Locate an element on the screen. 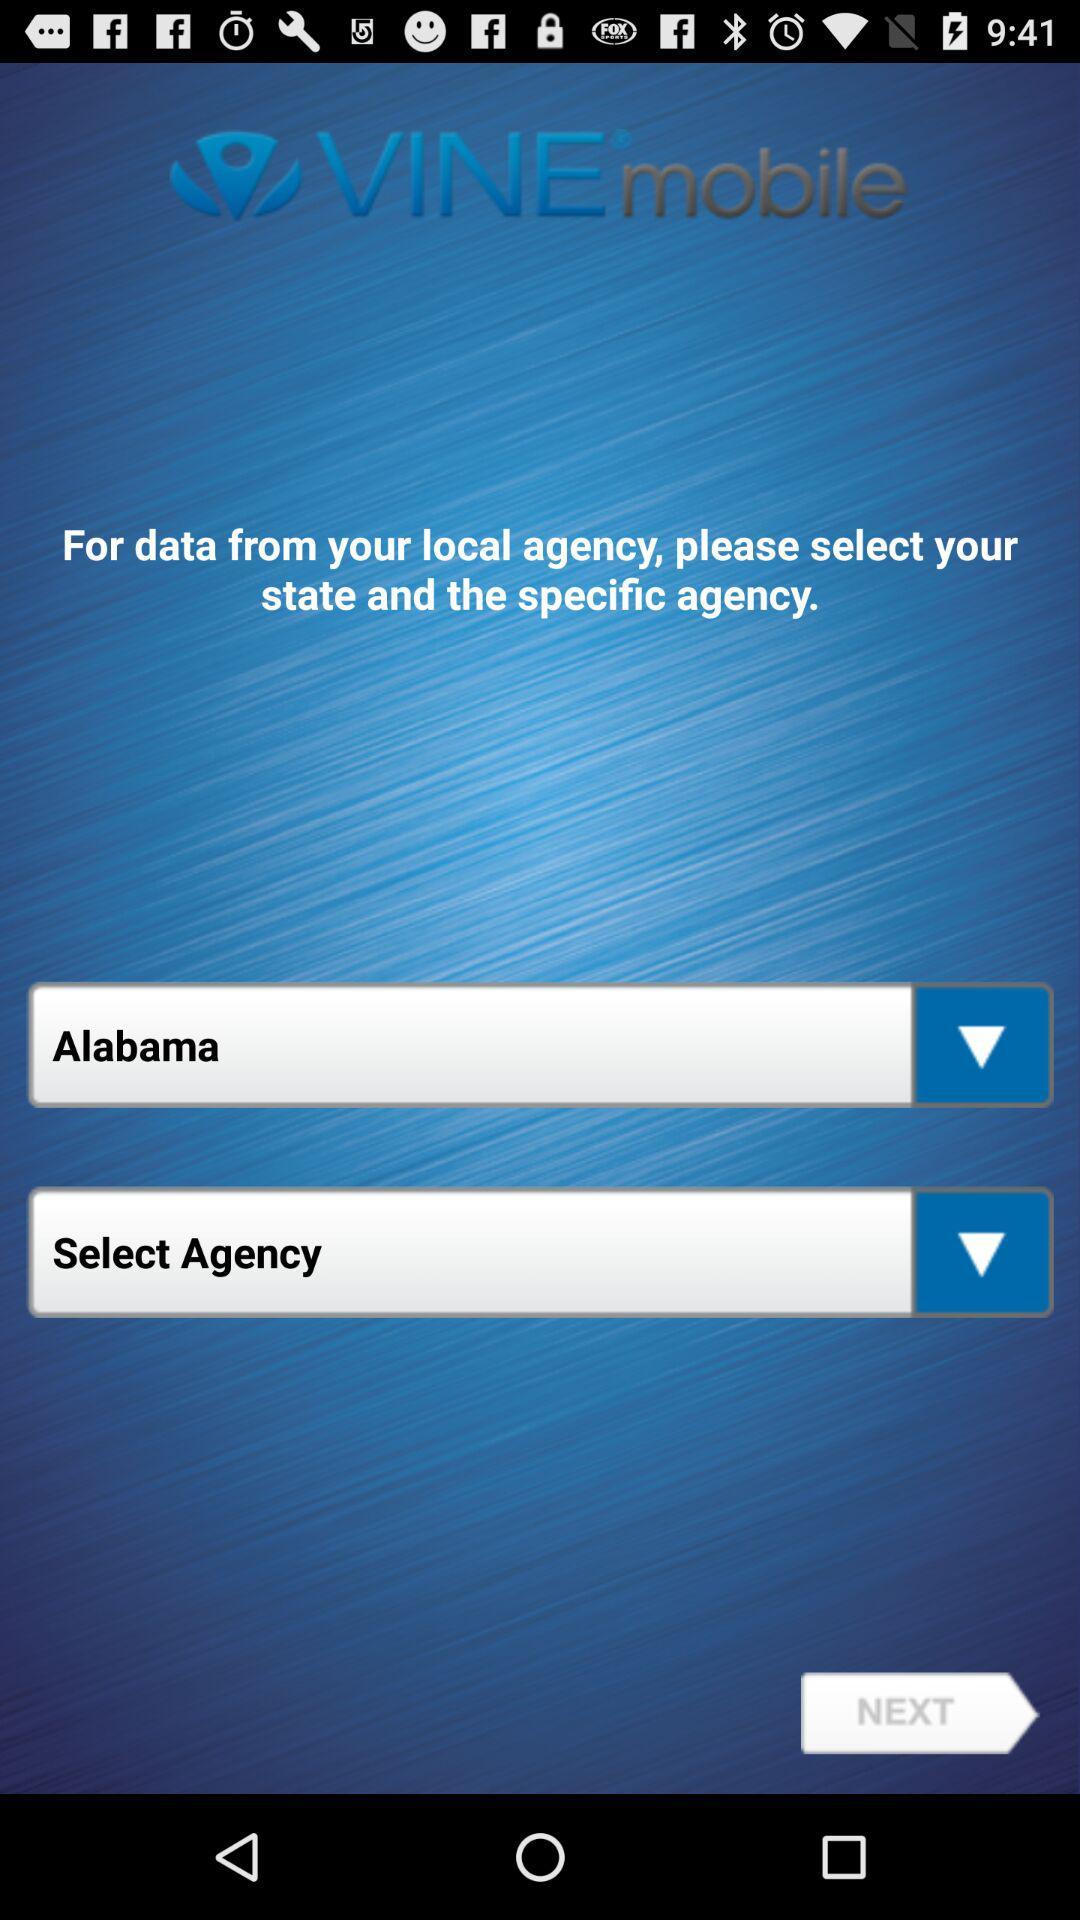  the app below the select agency is located at coordinates (920, 1712).